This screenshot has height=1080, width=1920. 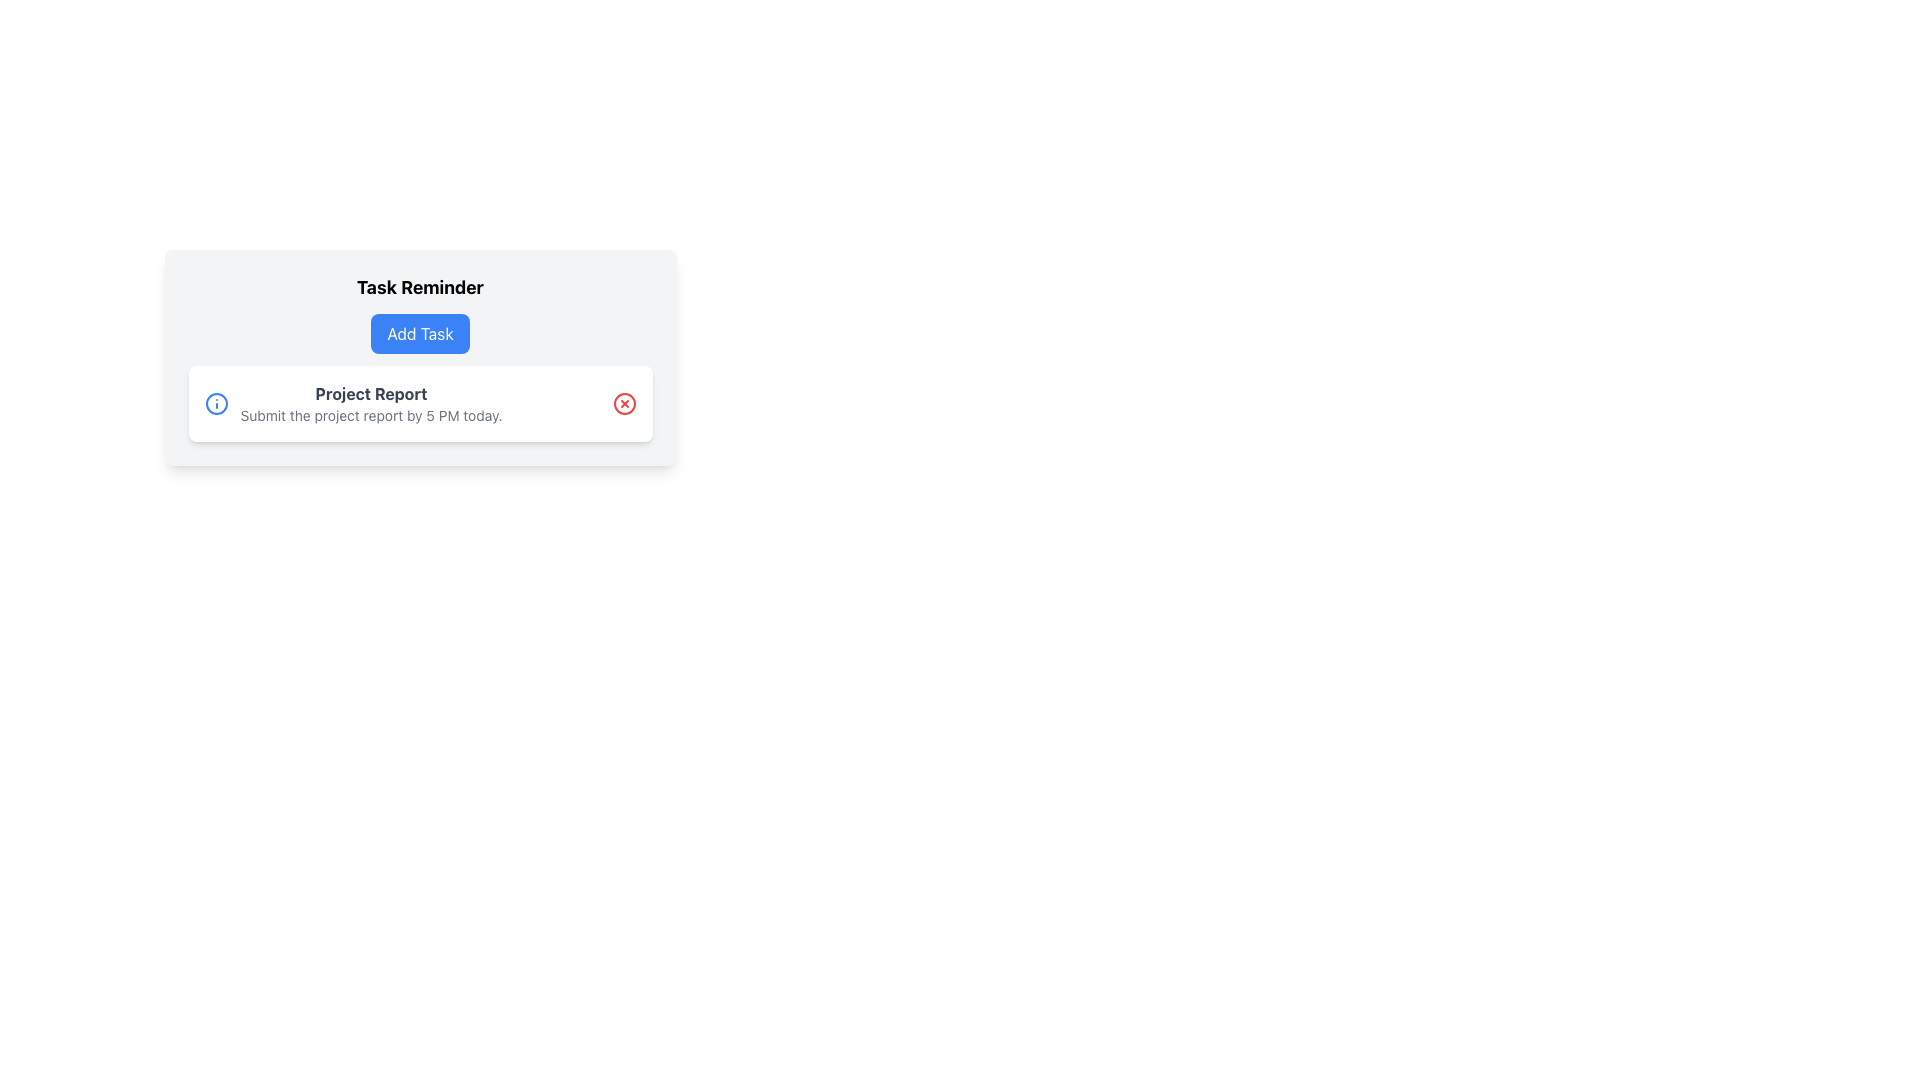 What do you see at coordinates (371, 393) in the screenshot?
I see `the Text Label that serves as a title or heading within the 'Task Reminder' card, which is centered horizontally above the descriptive line starting with 'Submit the project report...'` at bounding box center [371, 393].